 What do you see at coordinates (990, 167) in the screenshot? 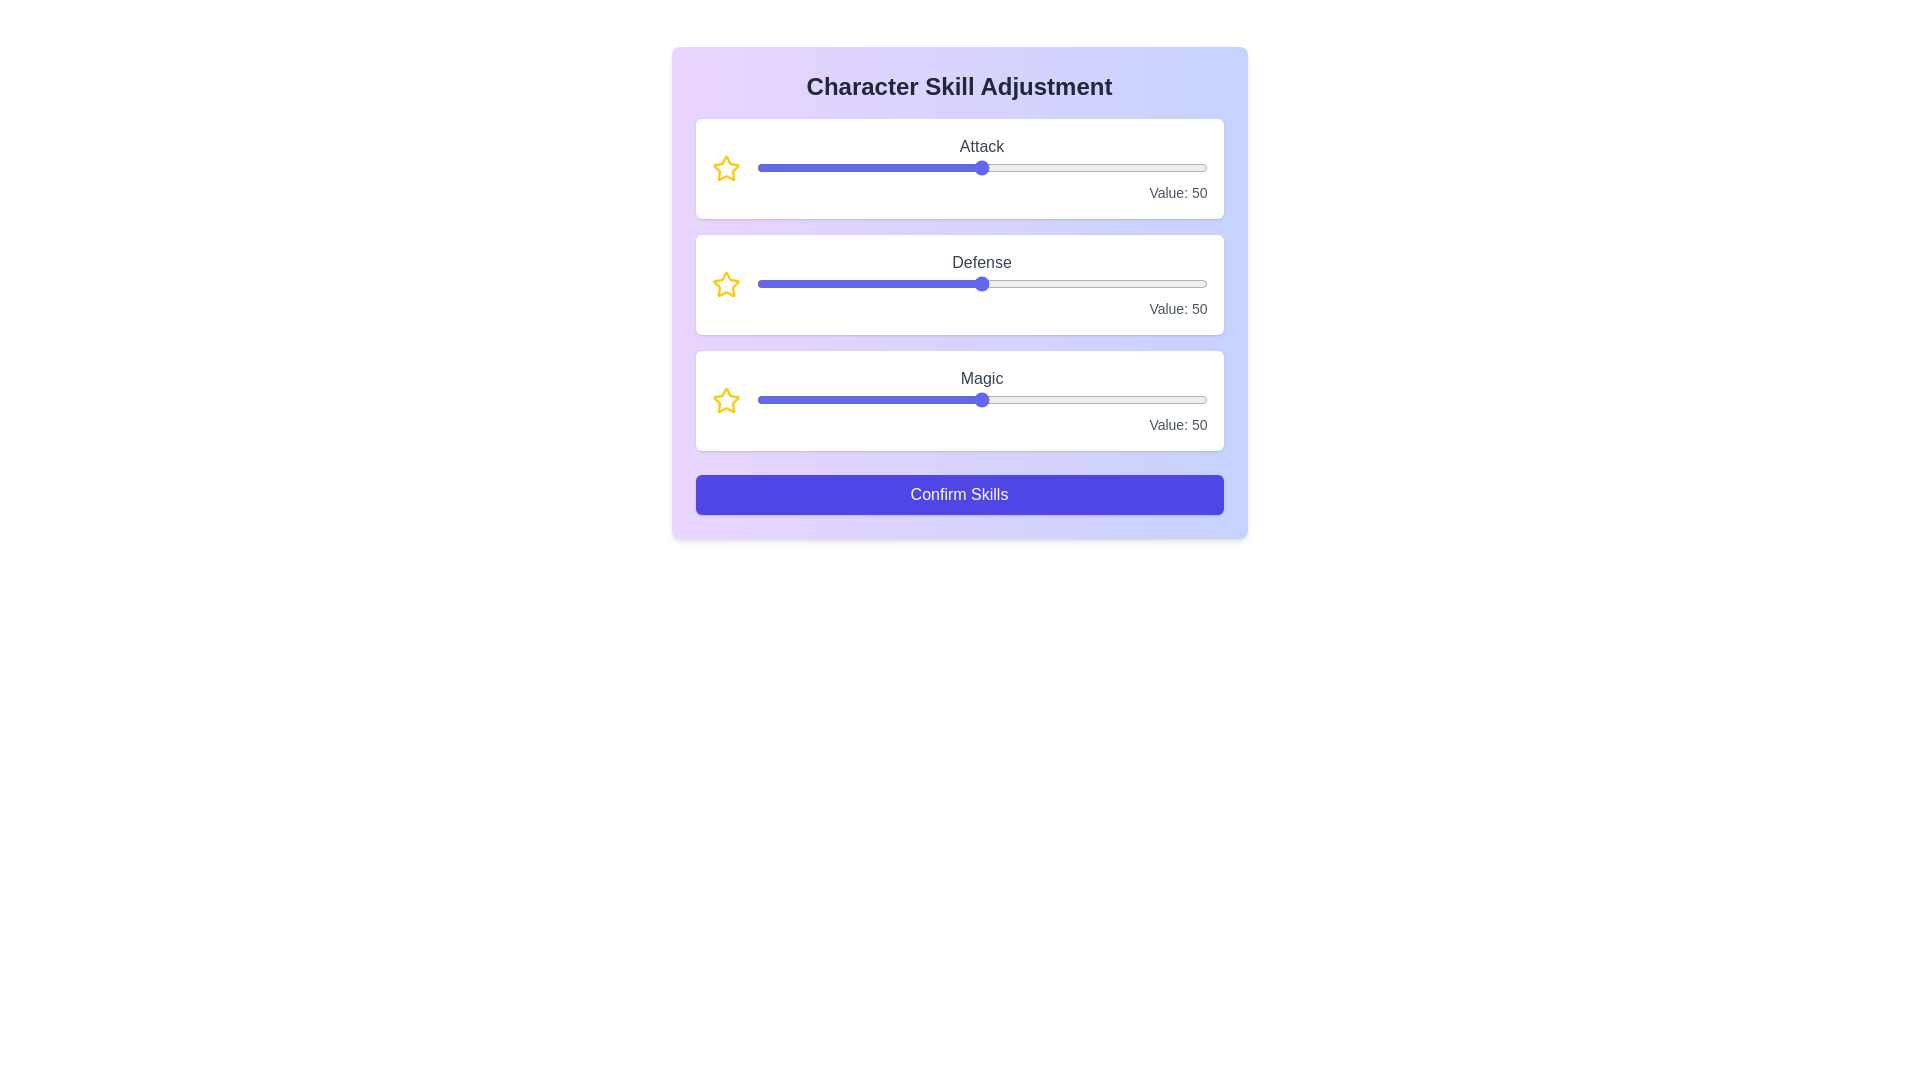
I see `the 0 slider to 4` at bounding box center [990, 167].